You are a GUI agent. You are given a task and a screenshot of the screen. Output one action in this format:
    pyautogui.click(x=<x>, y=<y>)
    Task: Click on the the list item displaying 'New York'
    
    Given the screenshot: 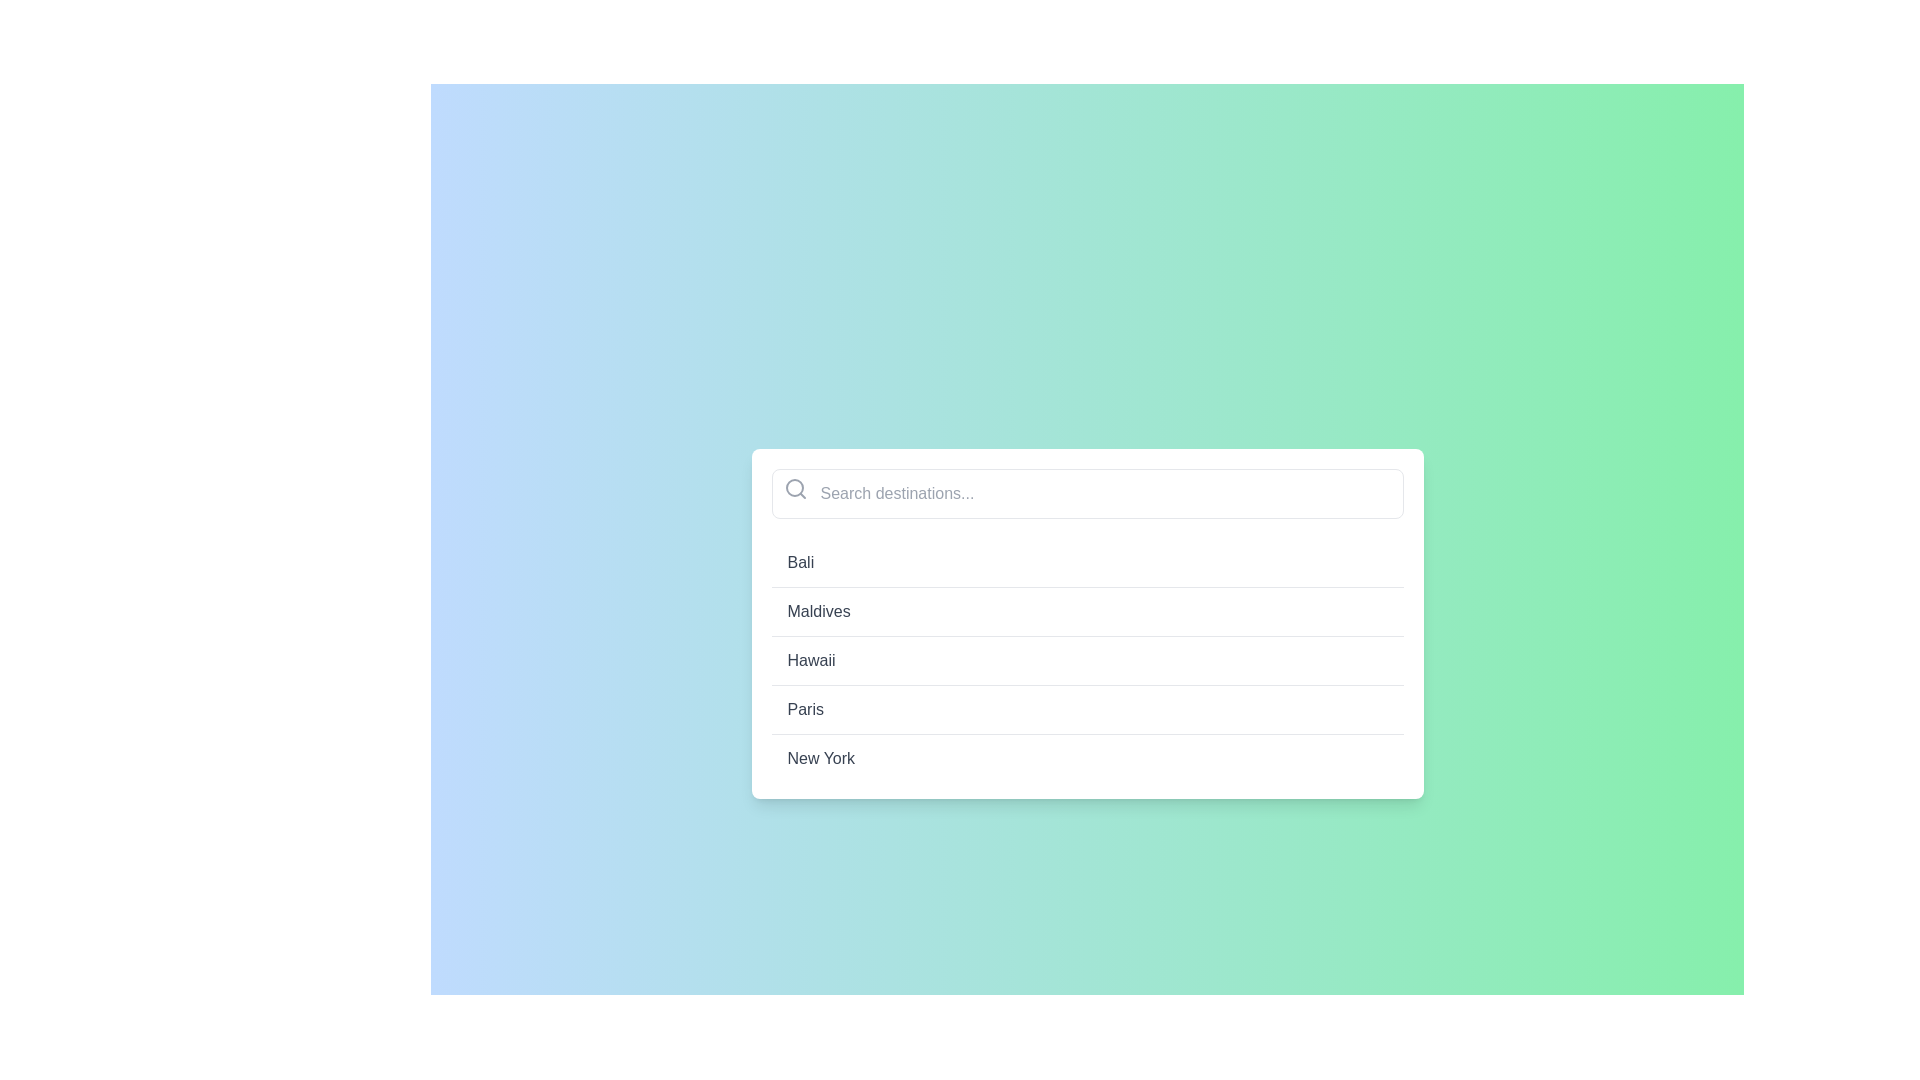 What is the action you would take?
    pyautogui.click(x=1086, y=758)
    